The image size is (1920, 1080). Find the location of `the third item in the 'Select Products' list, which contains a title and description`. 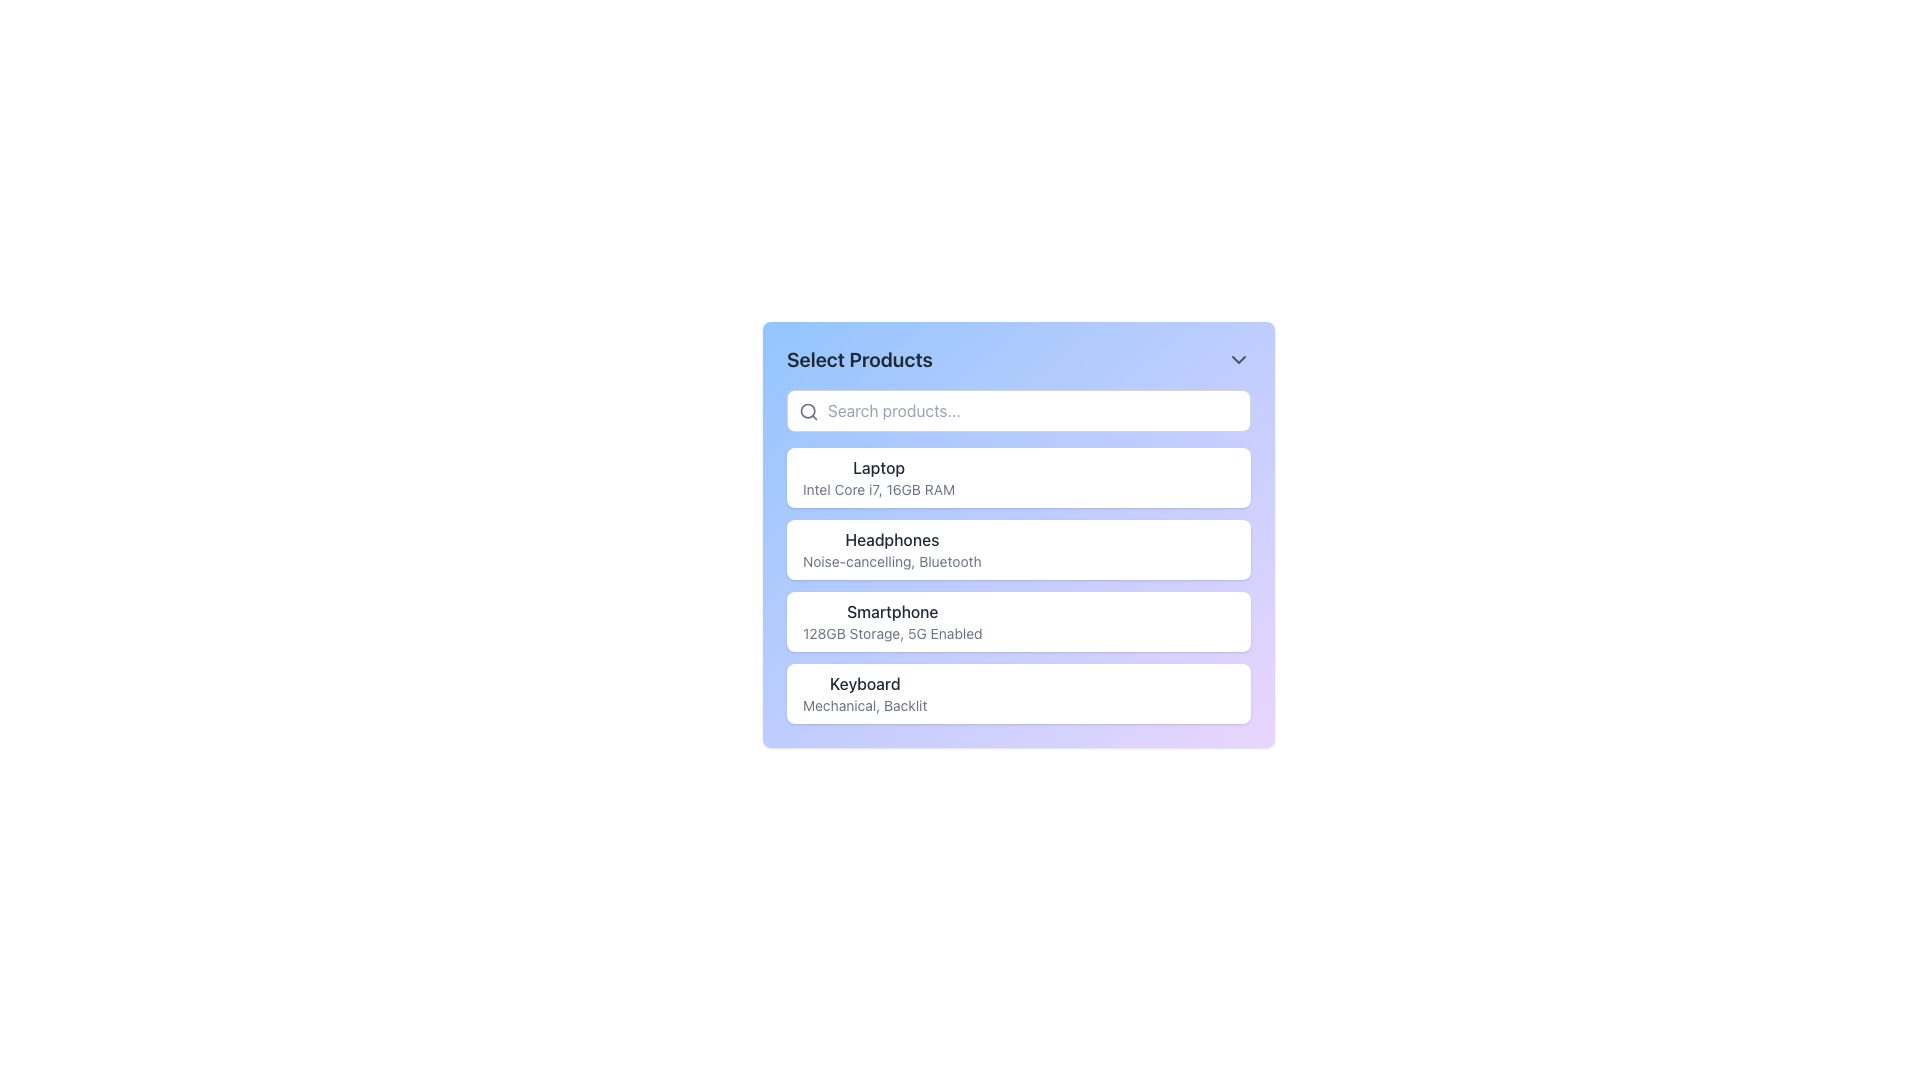

the third item in the 'Select Products' list, which contains a title and description is located at coordinates (1018, 585).